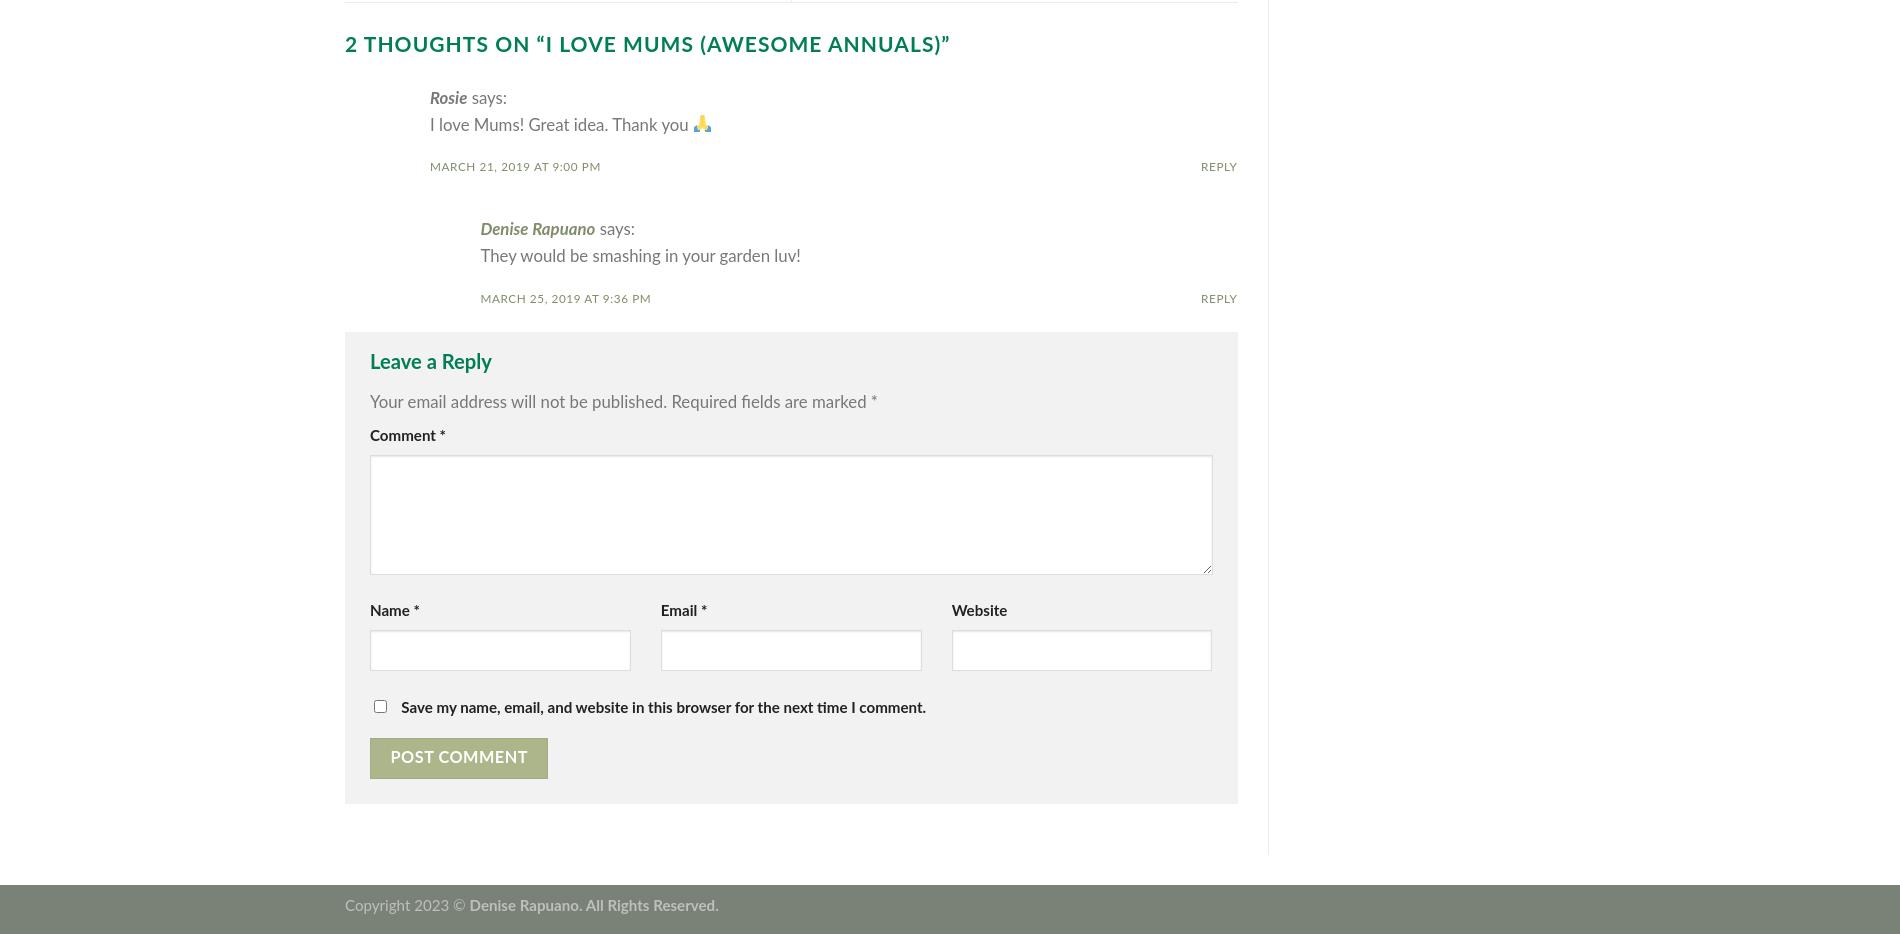 The height and width of the screenshot is (934, 1900). Describe the element at coordinates (518, 400) in the screenshot. I see `'Your email address will not be published.'` at that location.